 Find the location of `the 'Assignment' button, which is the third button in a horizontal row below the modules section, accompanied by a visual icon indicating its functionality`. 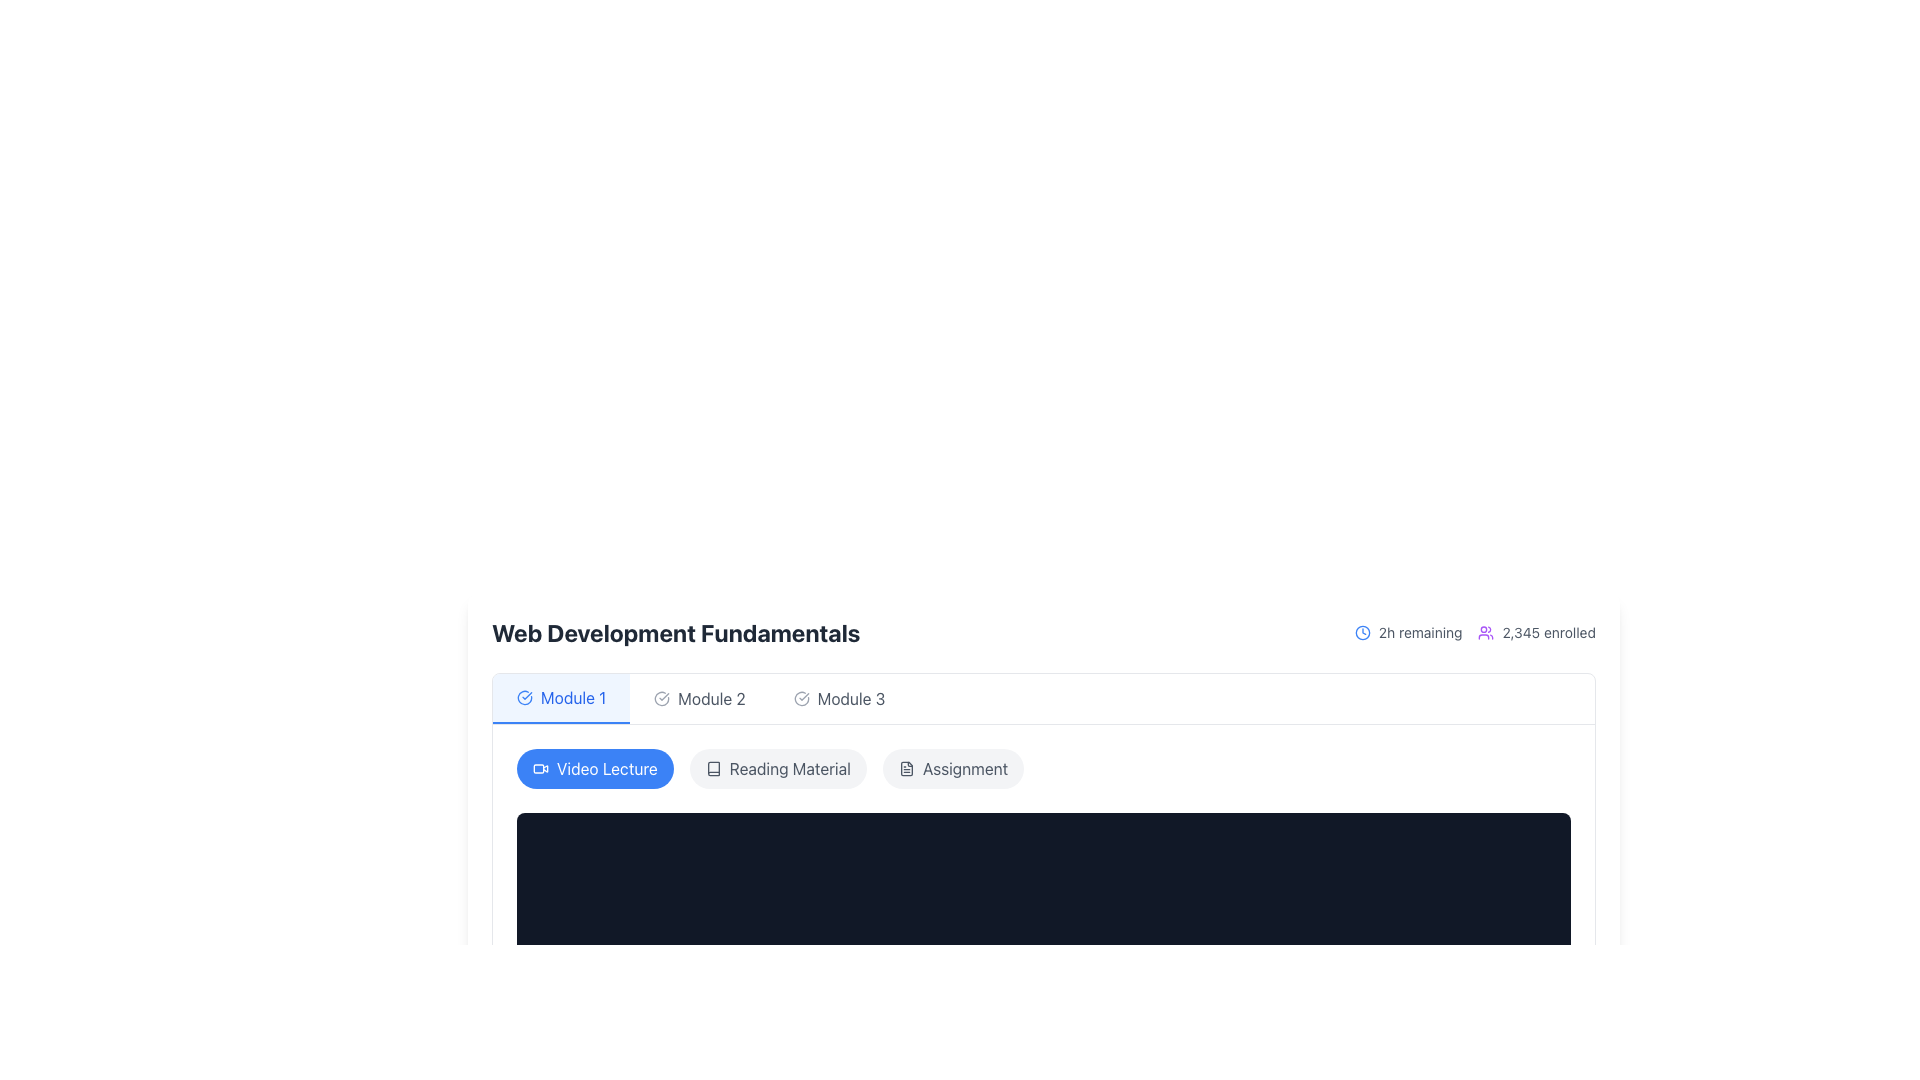

the 'Assignment' button, which is the third button in a horizontal row below the modules section, accompanied by a visual icon indicating its functionality is located at coordinates (905, 767).